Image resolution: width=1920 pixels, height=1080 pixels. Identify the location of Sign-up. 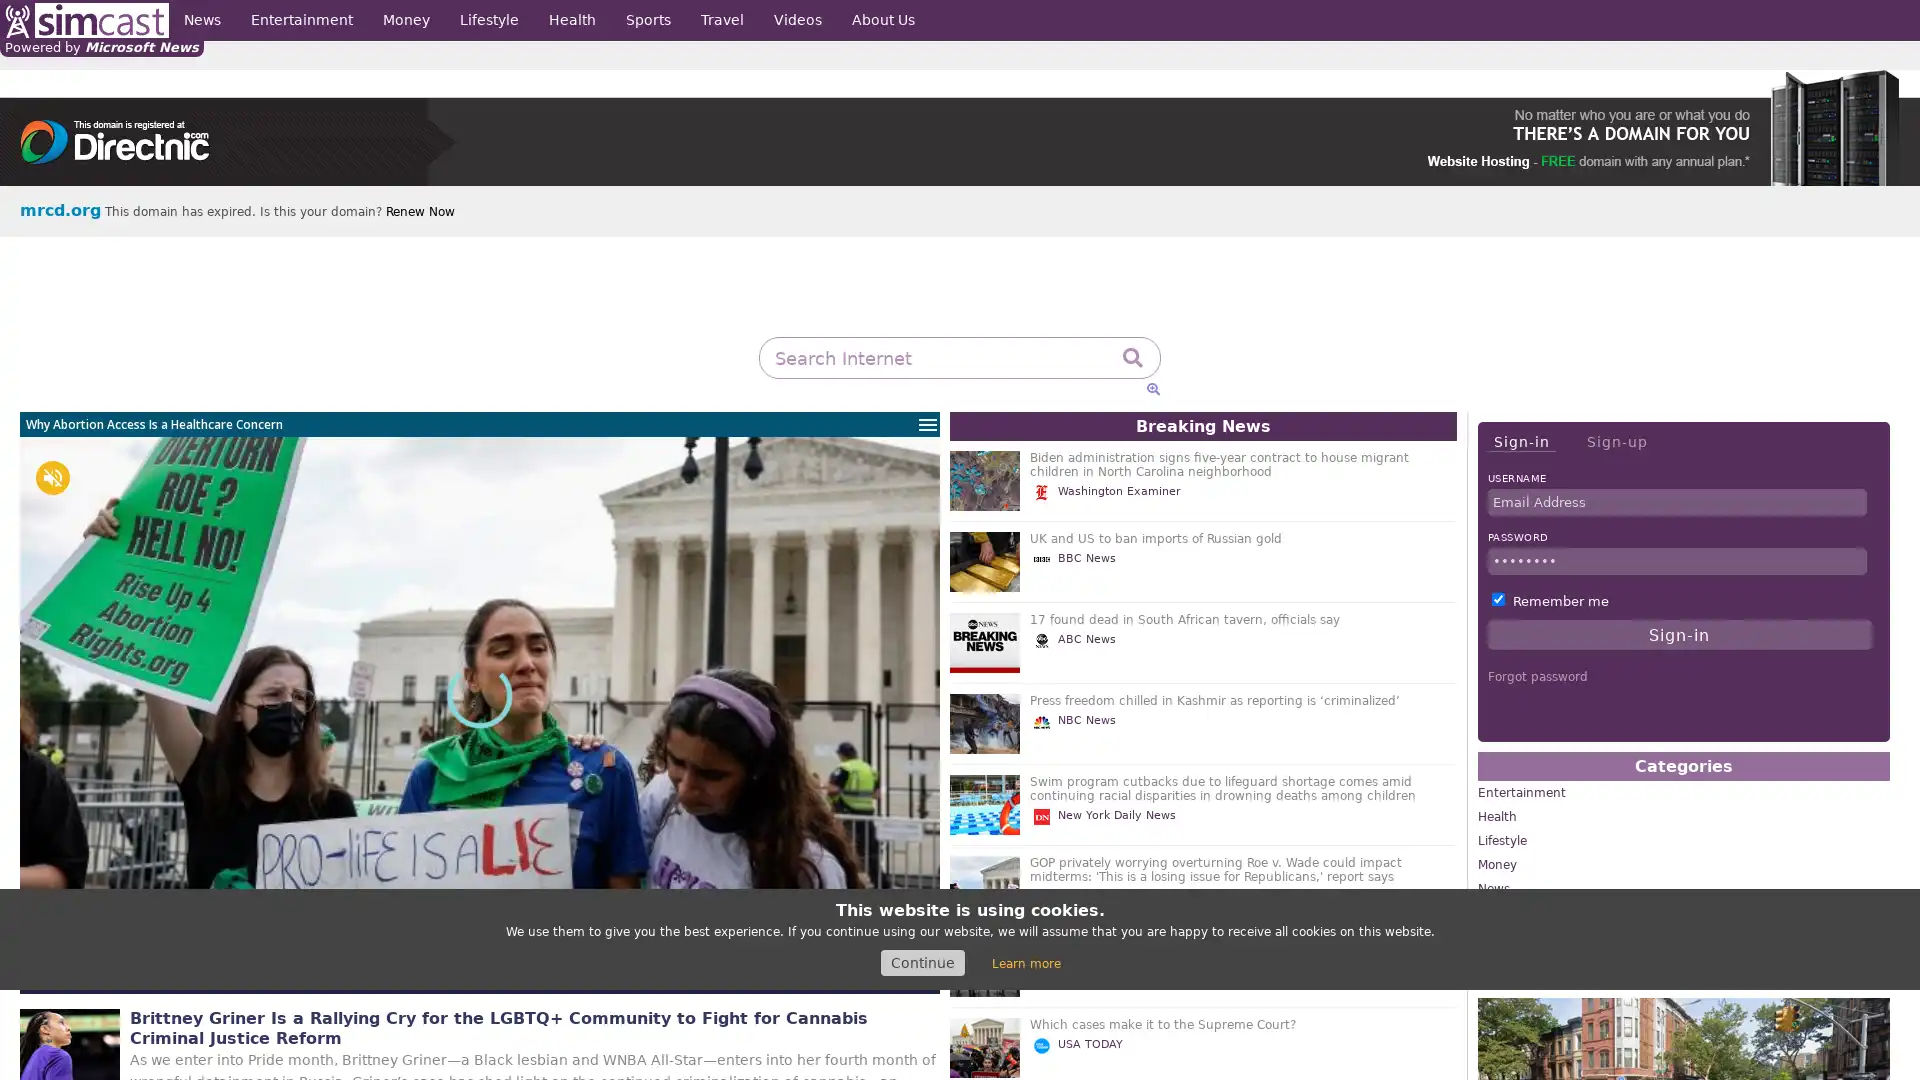
(1616, 441).